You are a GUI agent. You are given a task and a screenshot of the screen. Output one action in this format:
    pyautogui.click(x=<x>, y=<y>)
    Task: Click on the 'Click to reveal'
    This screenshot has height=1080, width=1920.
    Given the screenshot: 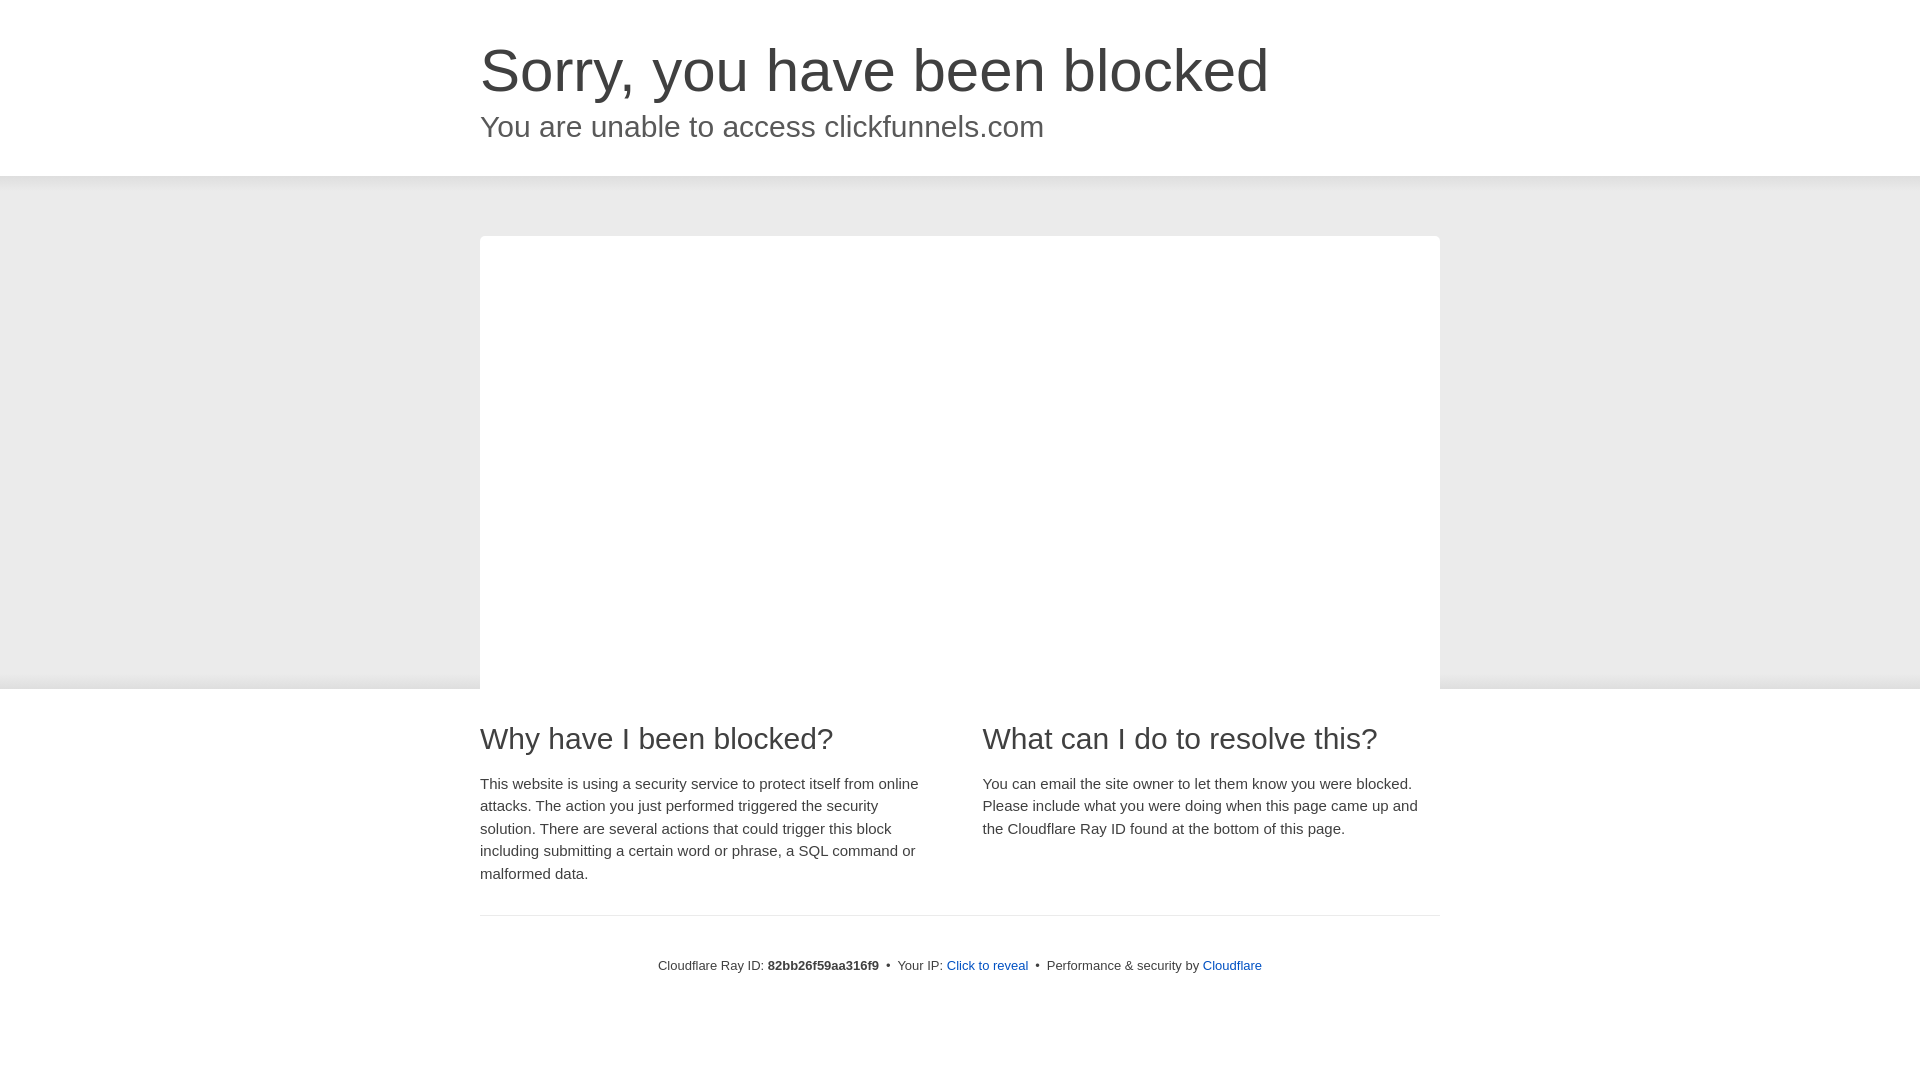 What is the action you would take?
    pyautogui.click(x=988, y=964)
    